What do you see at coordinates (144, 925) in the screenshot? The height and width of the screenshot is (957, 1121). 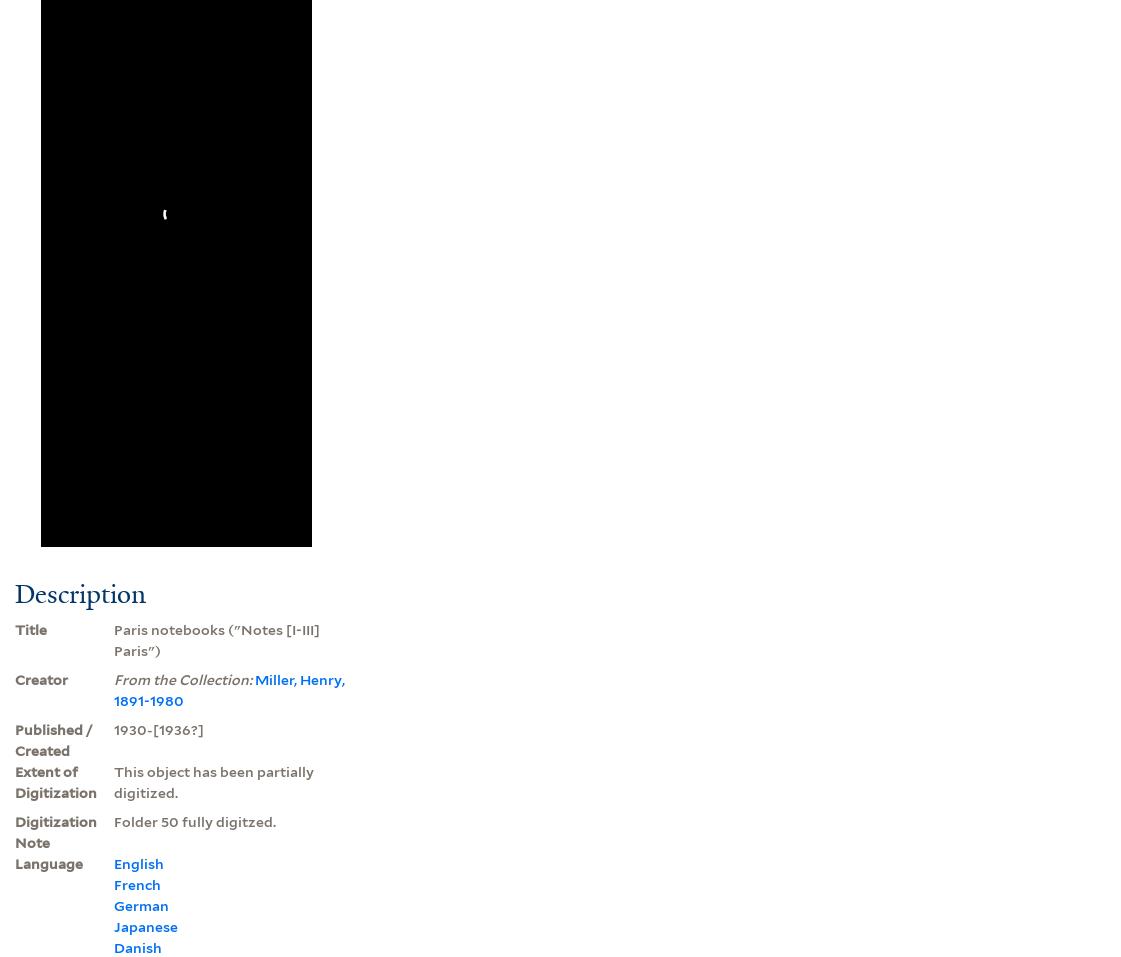 I see `'Japanese'` at bounding box center [144, 925].